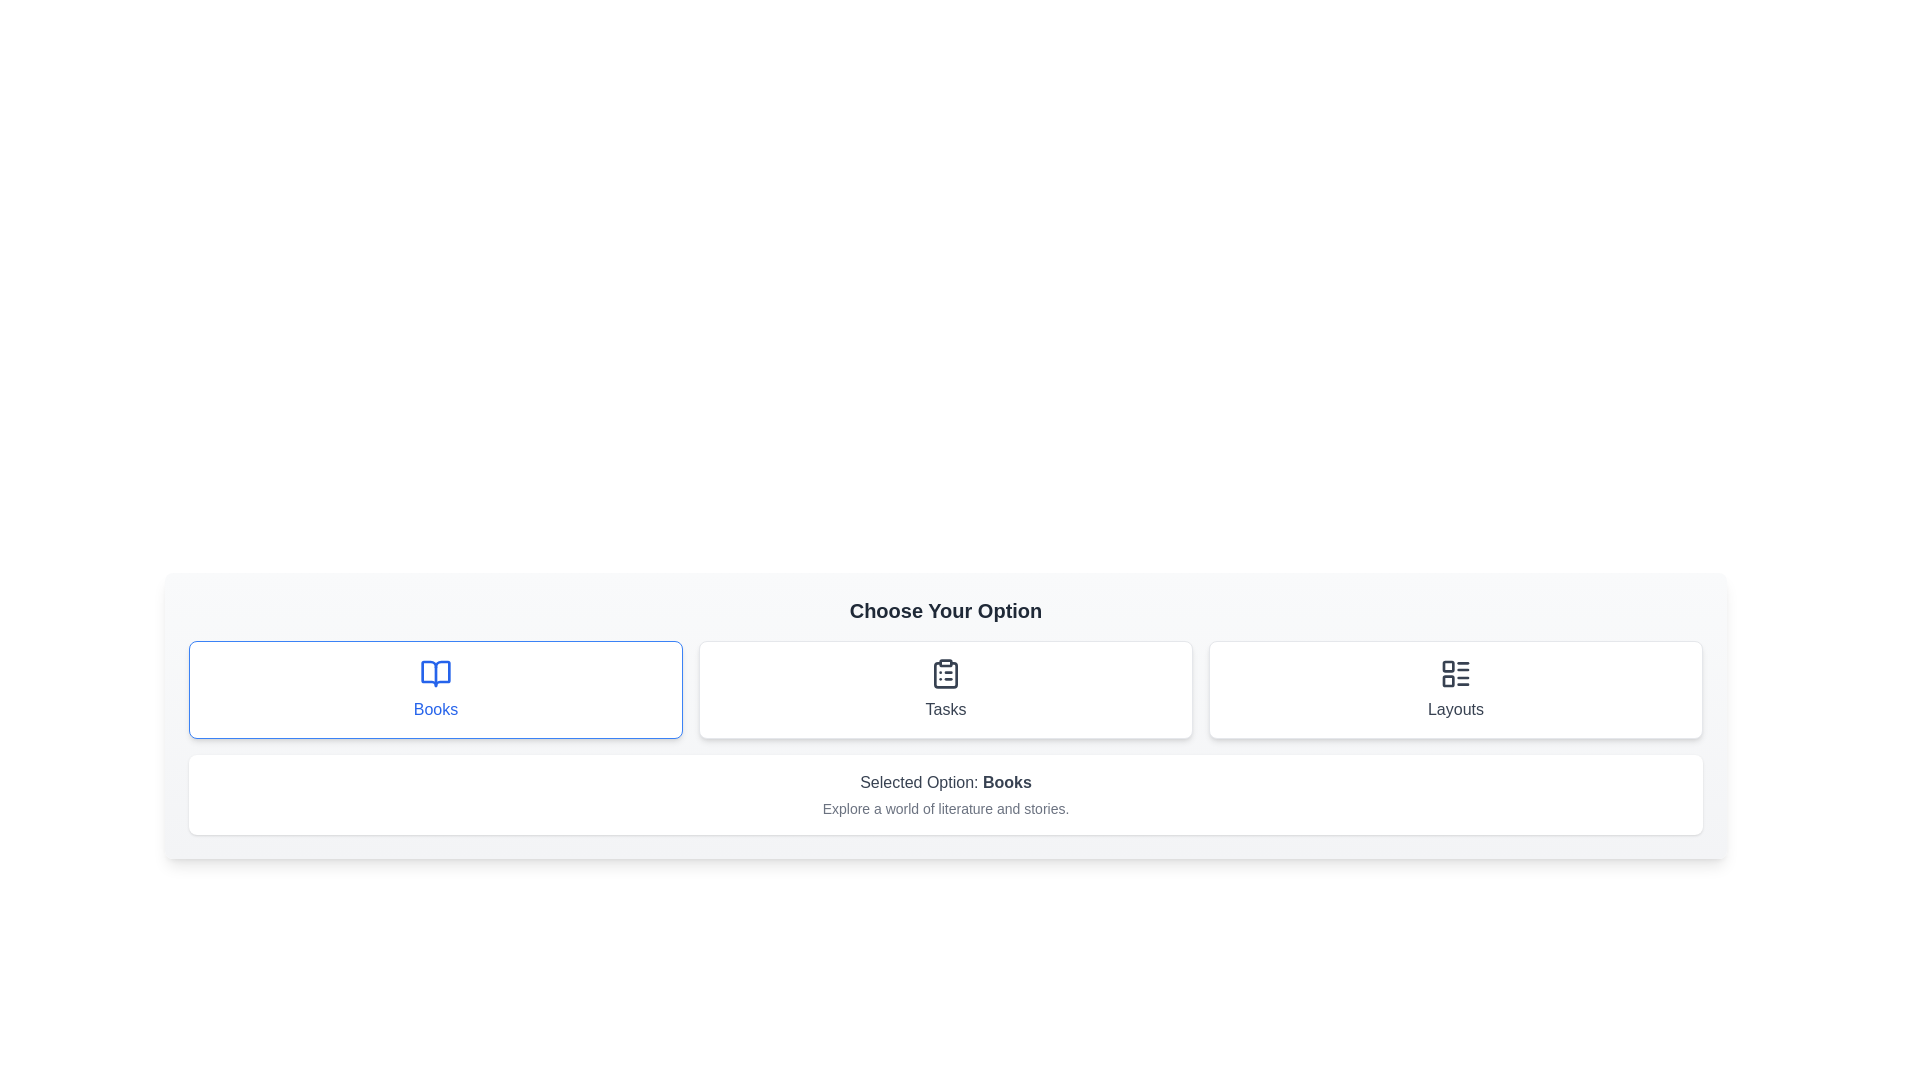  I want to click on the static text element that provides additional context related to the selected option 'Books', located directly underneath 'Selected Option: Books', so click(944, 808).